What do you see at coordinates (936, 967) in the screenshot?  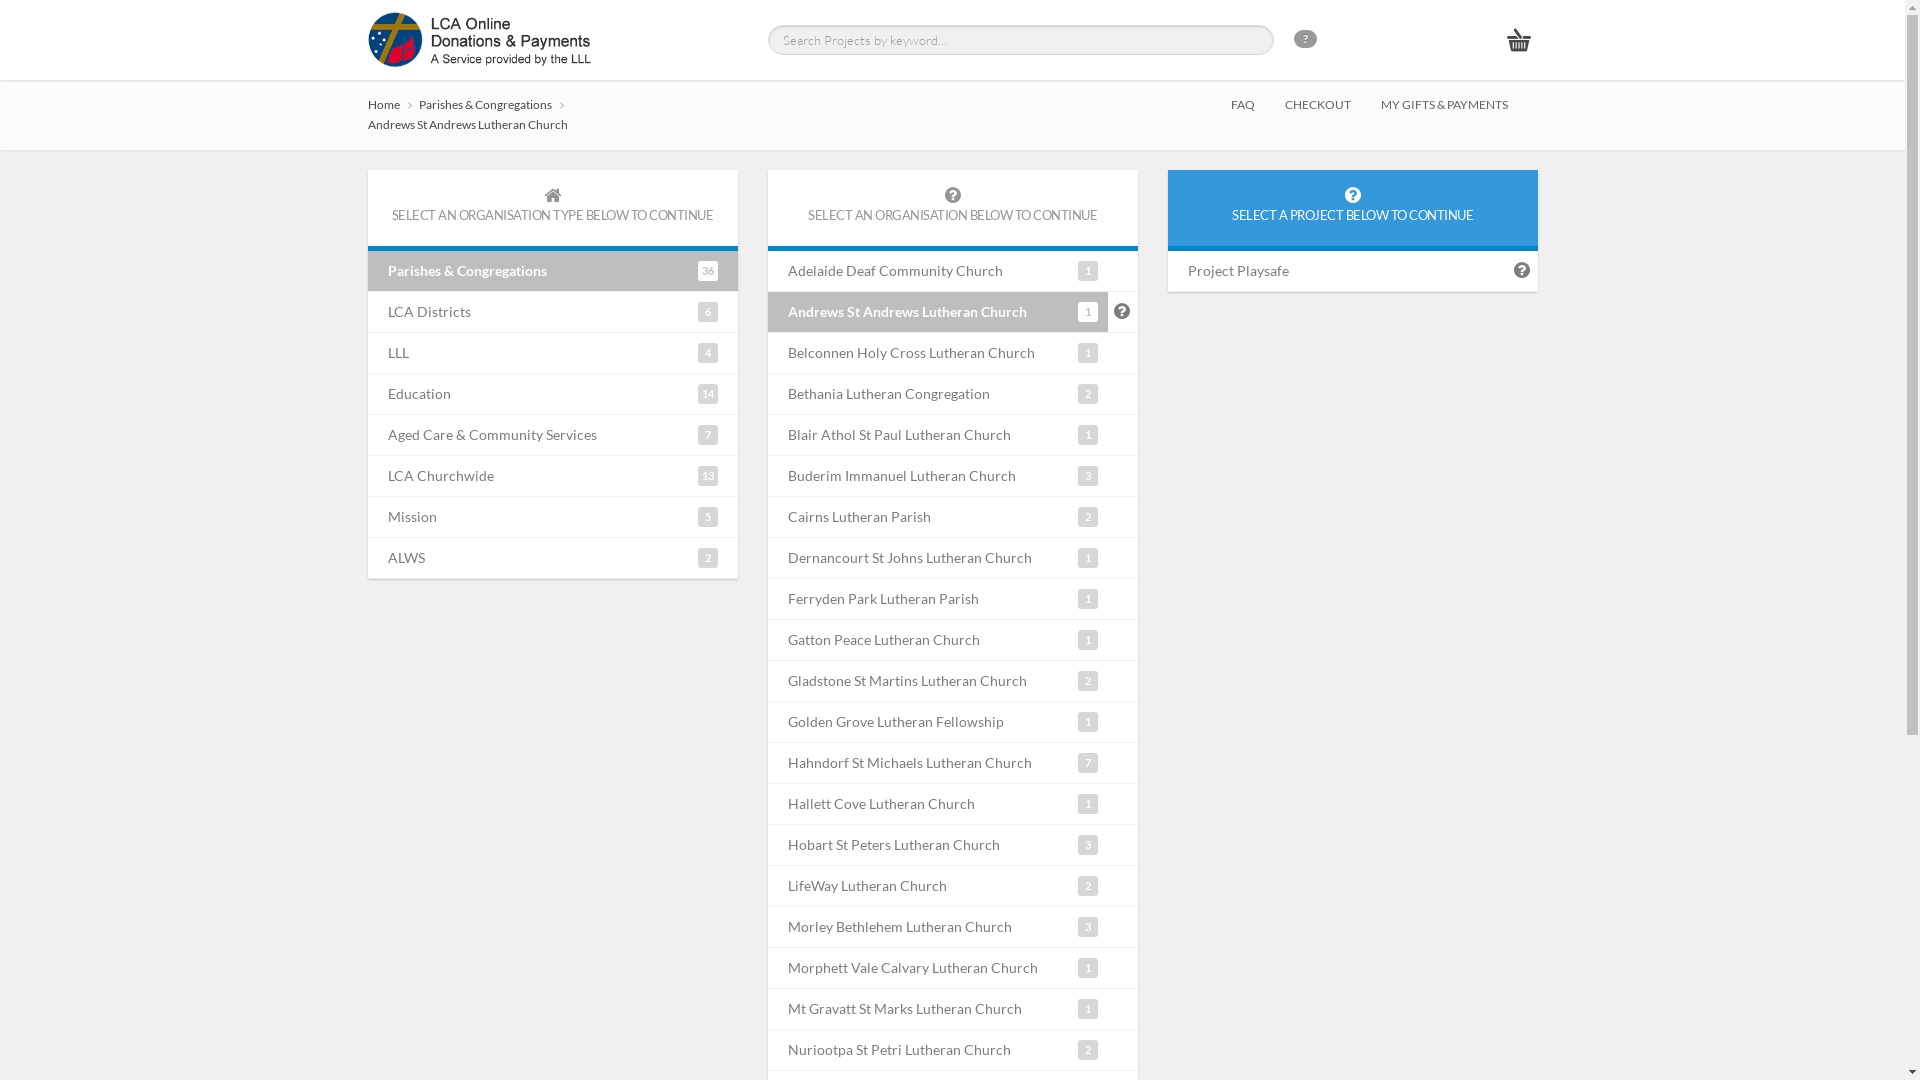 I see `'1` at bounding box center [936, 967].